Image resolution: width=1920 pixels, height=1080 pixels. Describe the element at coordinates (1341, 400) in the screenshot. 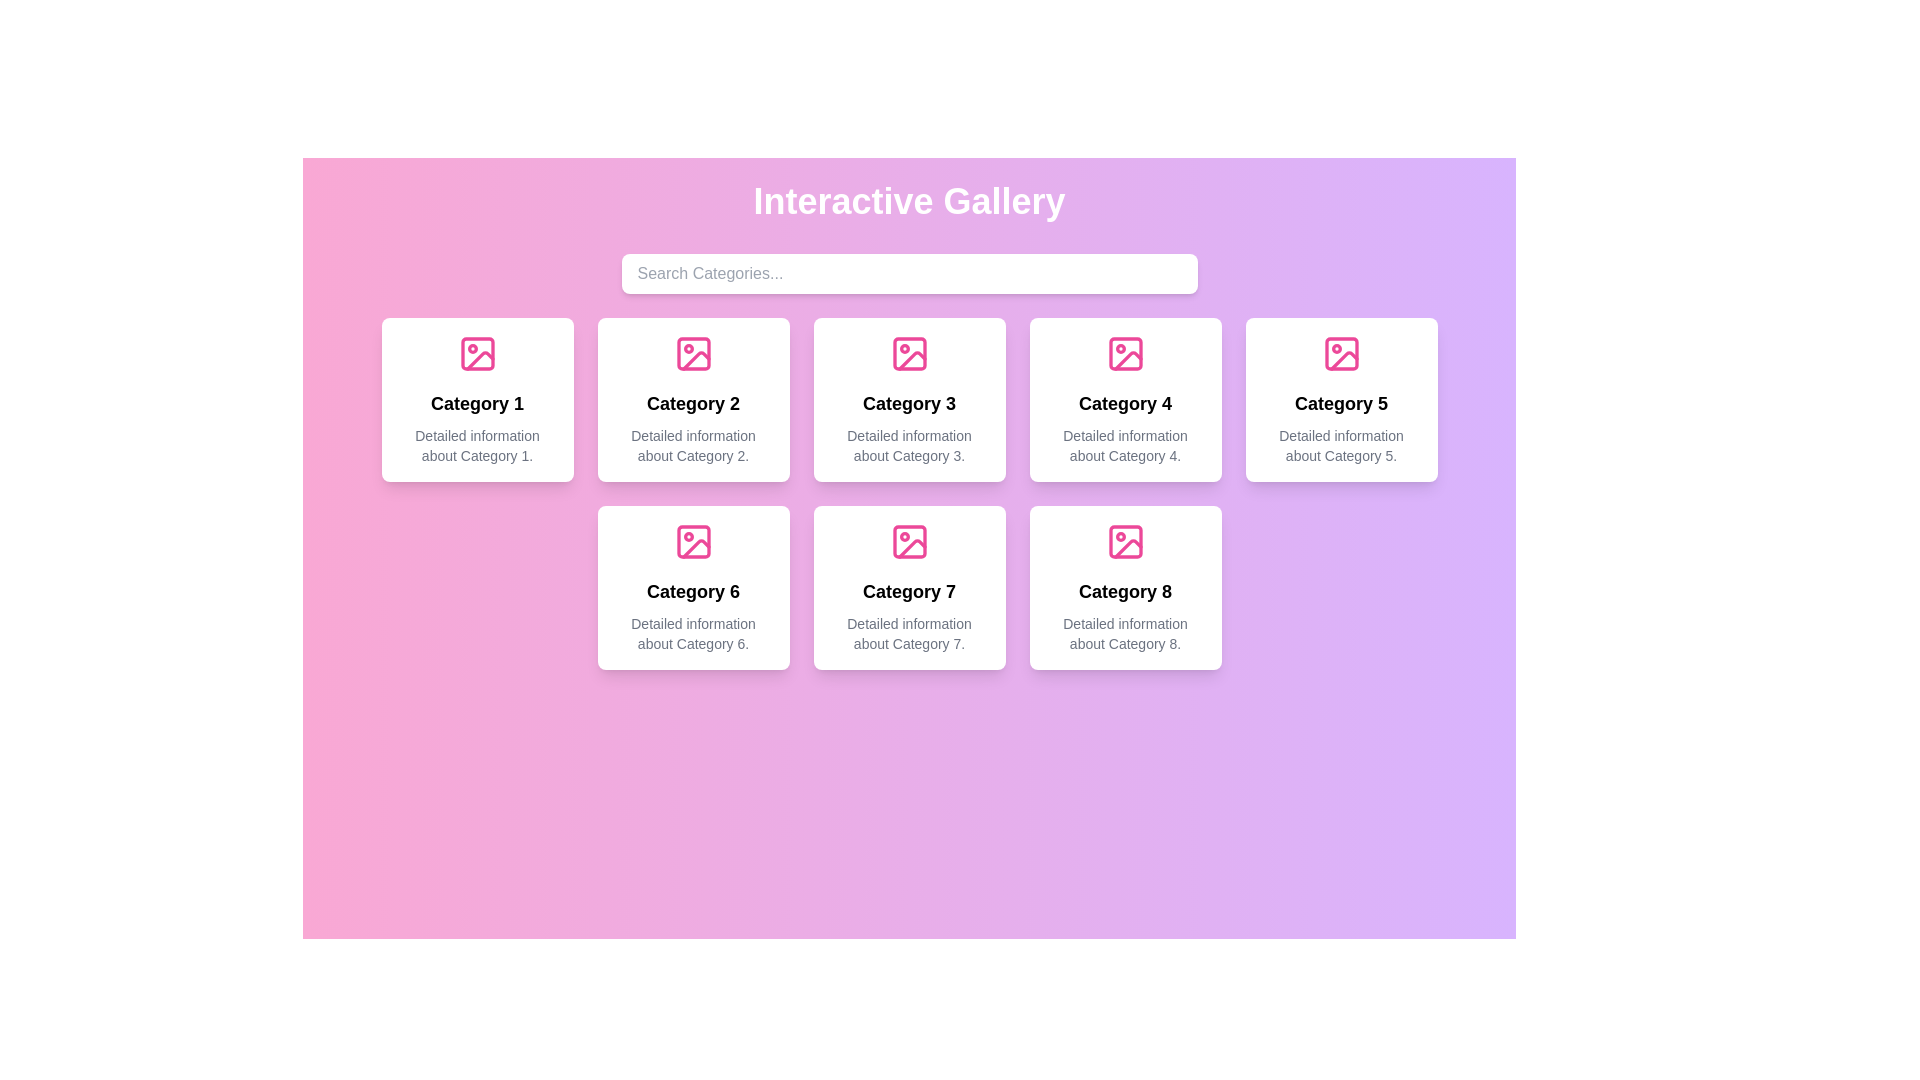

I see `'Category 5' information card, which is the fifth card in a two-row grid layout and serves to present information and navigation` at that location.